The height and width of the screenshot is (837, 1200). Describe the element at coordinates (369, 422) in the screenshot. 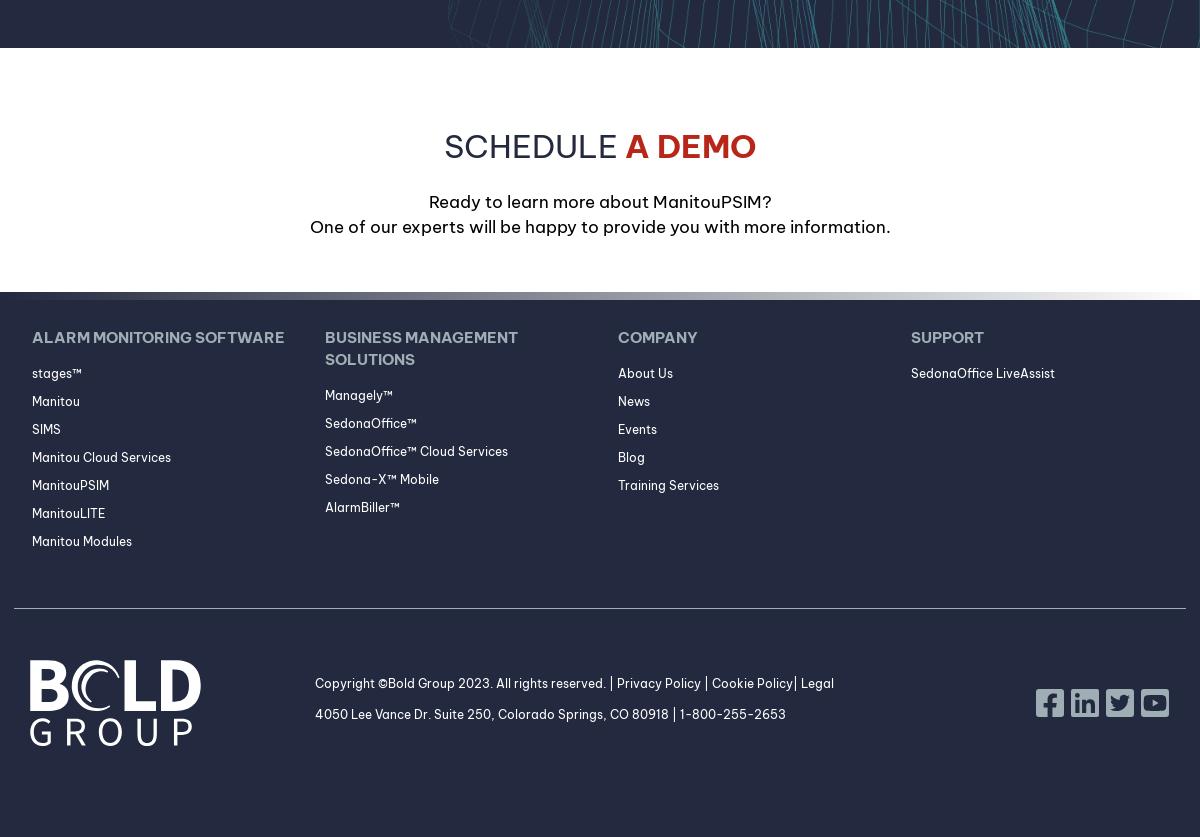

I see `'SedonaOffice™'` at that location.